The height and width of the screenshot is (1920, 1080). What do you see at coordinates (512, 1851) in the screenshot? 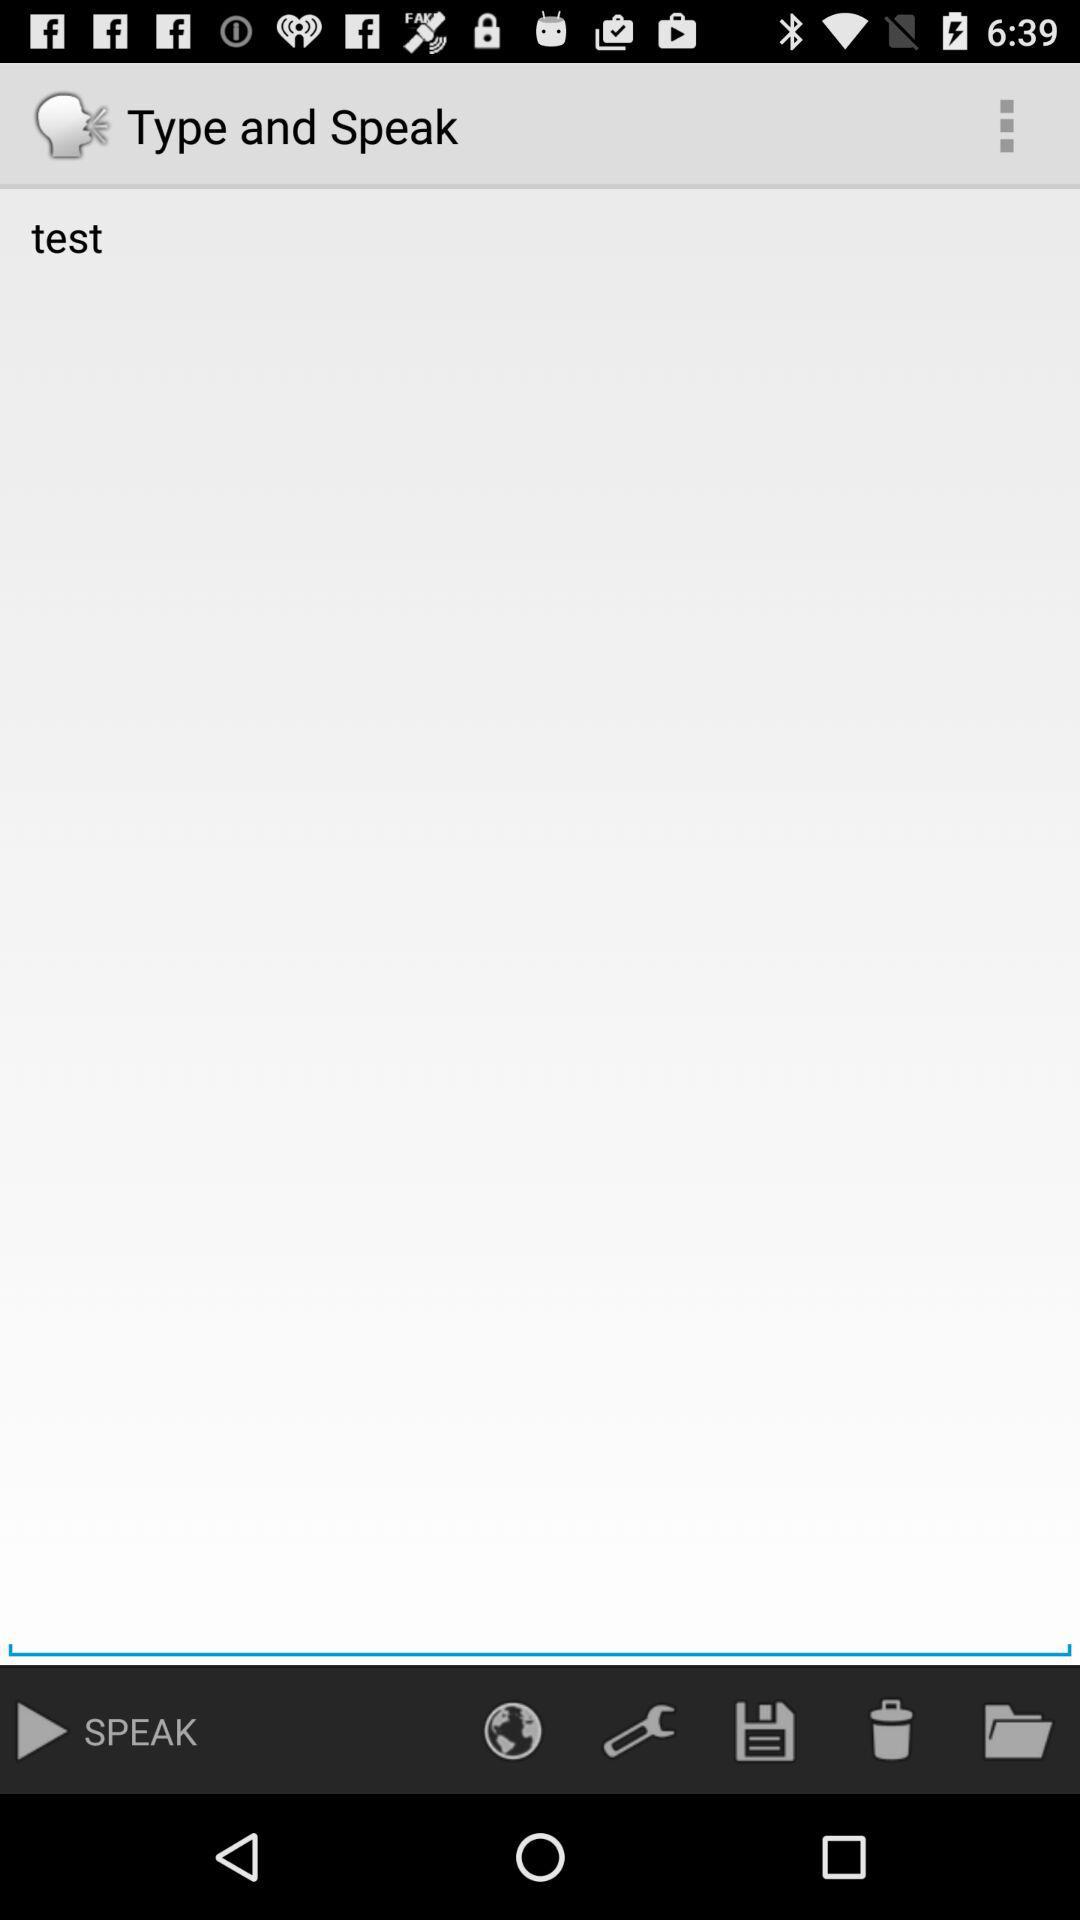
I see `the globe icon` at bounding box center [512, 1851].